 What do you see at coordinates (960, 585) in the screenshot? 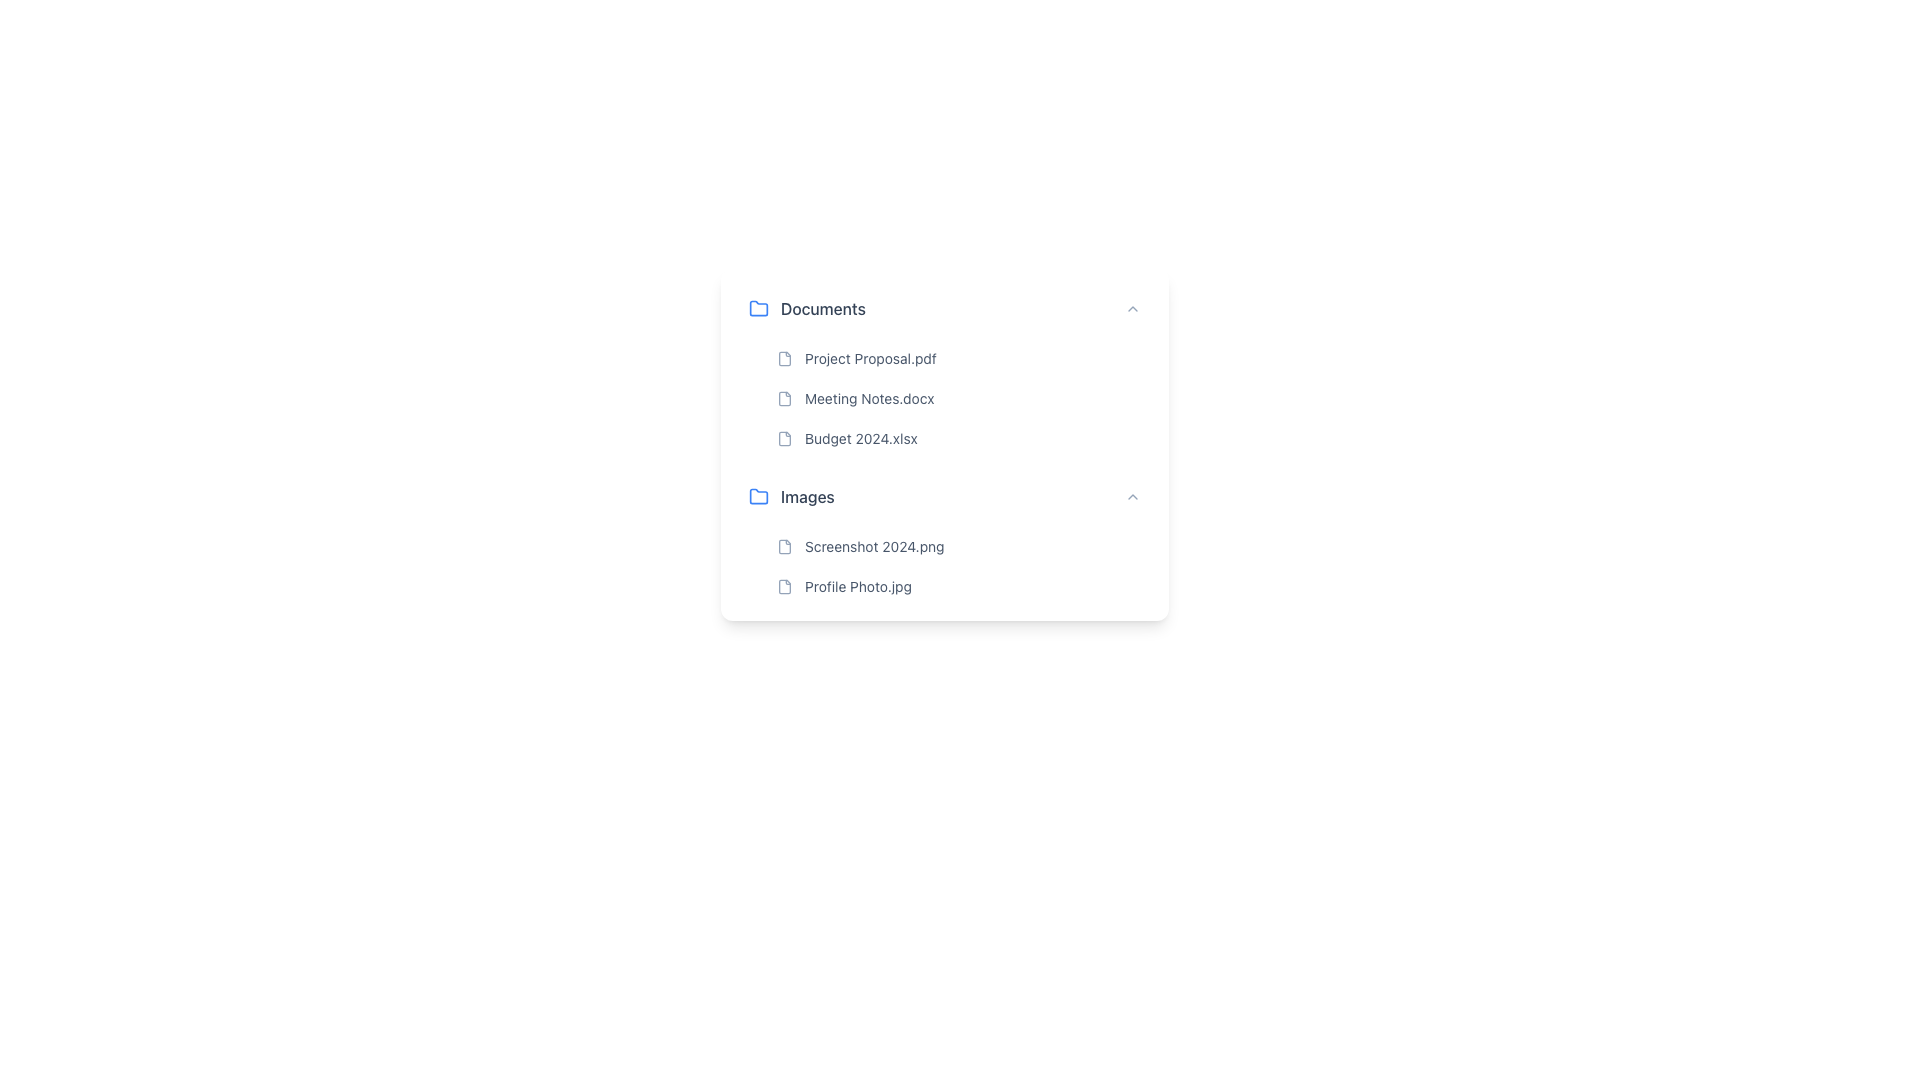
I see `the file entry labeled 'Profile Photo.jpg'` at bounding box center [960, 585].